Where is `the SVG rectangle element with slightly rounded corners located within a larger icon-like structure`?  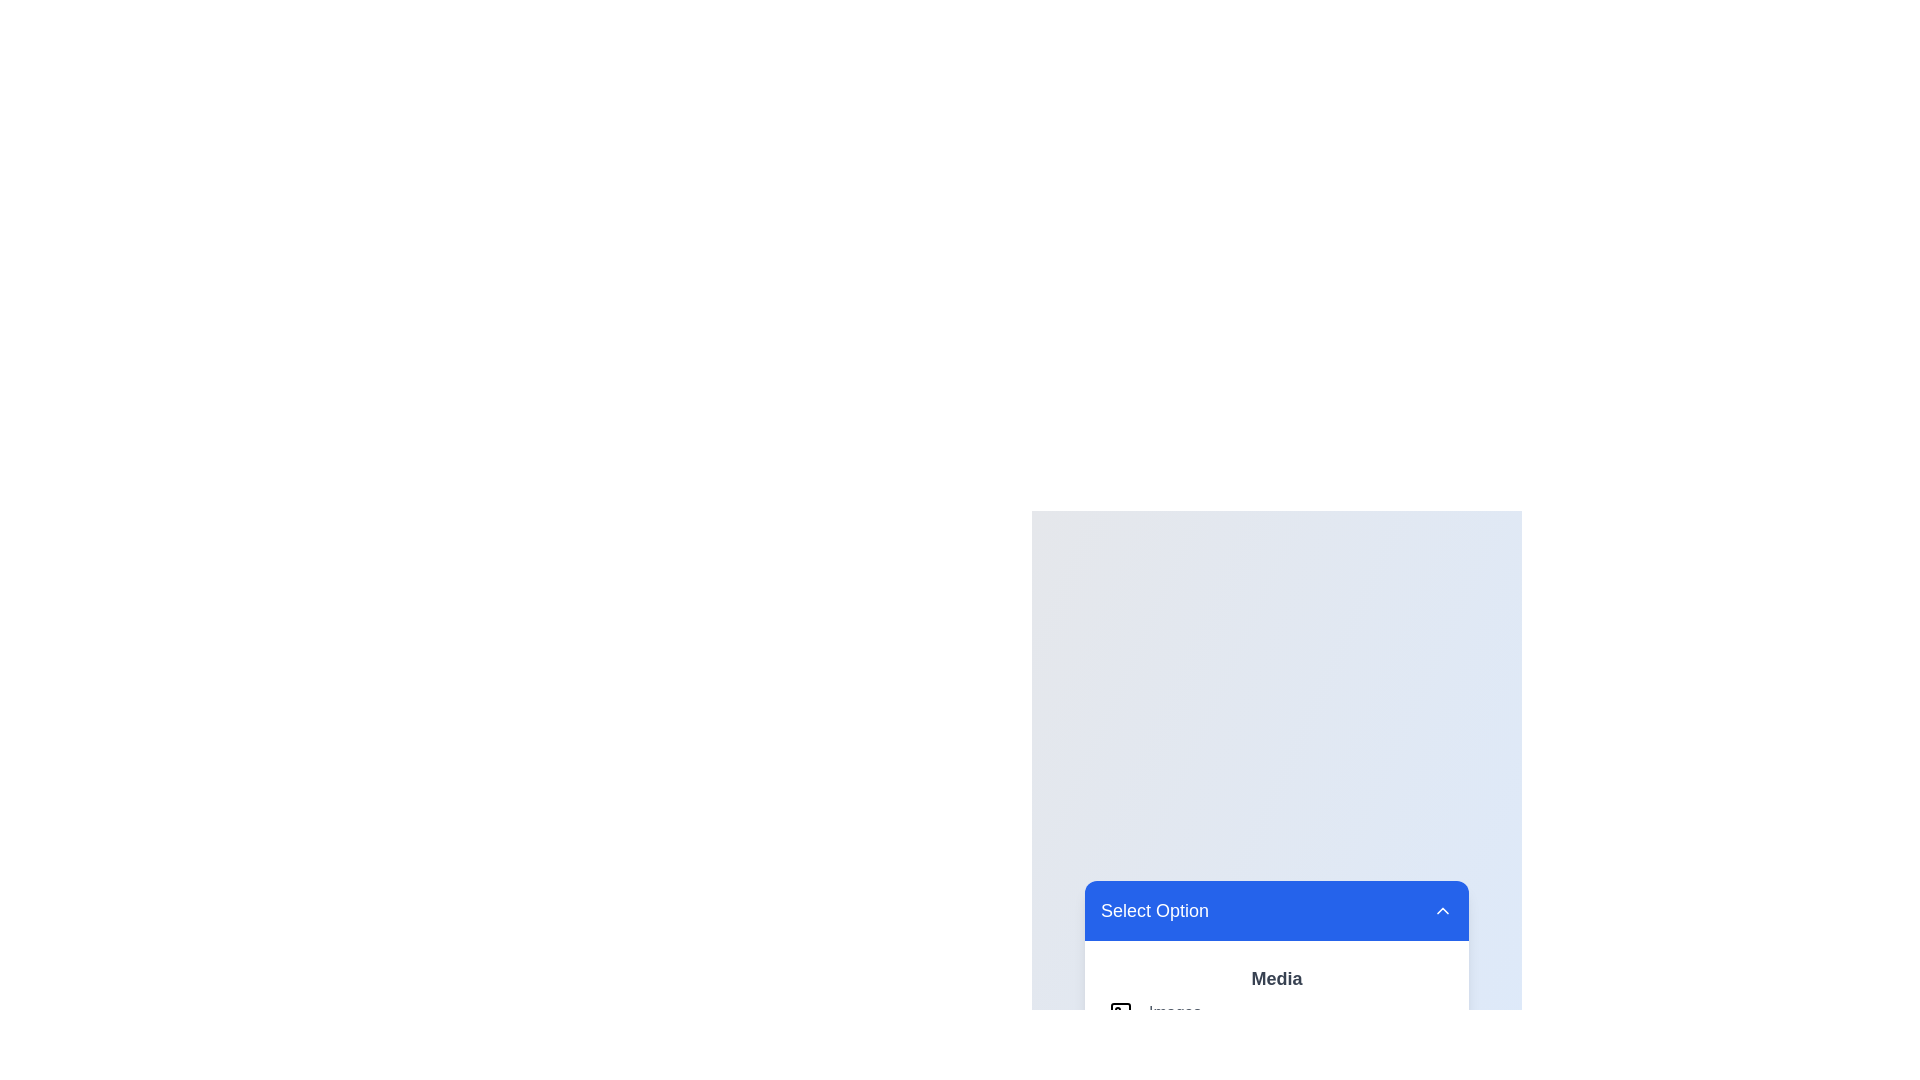
the SVG rectangle element with slightly rounded corners located within a larger icon-like structure is located at coordinates (1121, 1011).